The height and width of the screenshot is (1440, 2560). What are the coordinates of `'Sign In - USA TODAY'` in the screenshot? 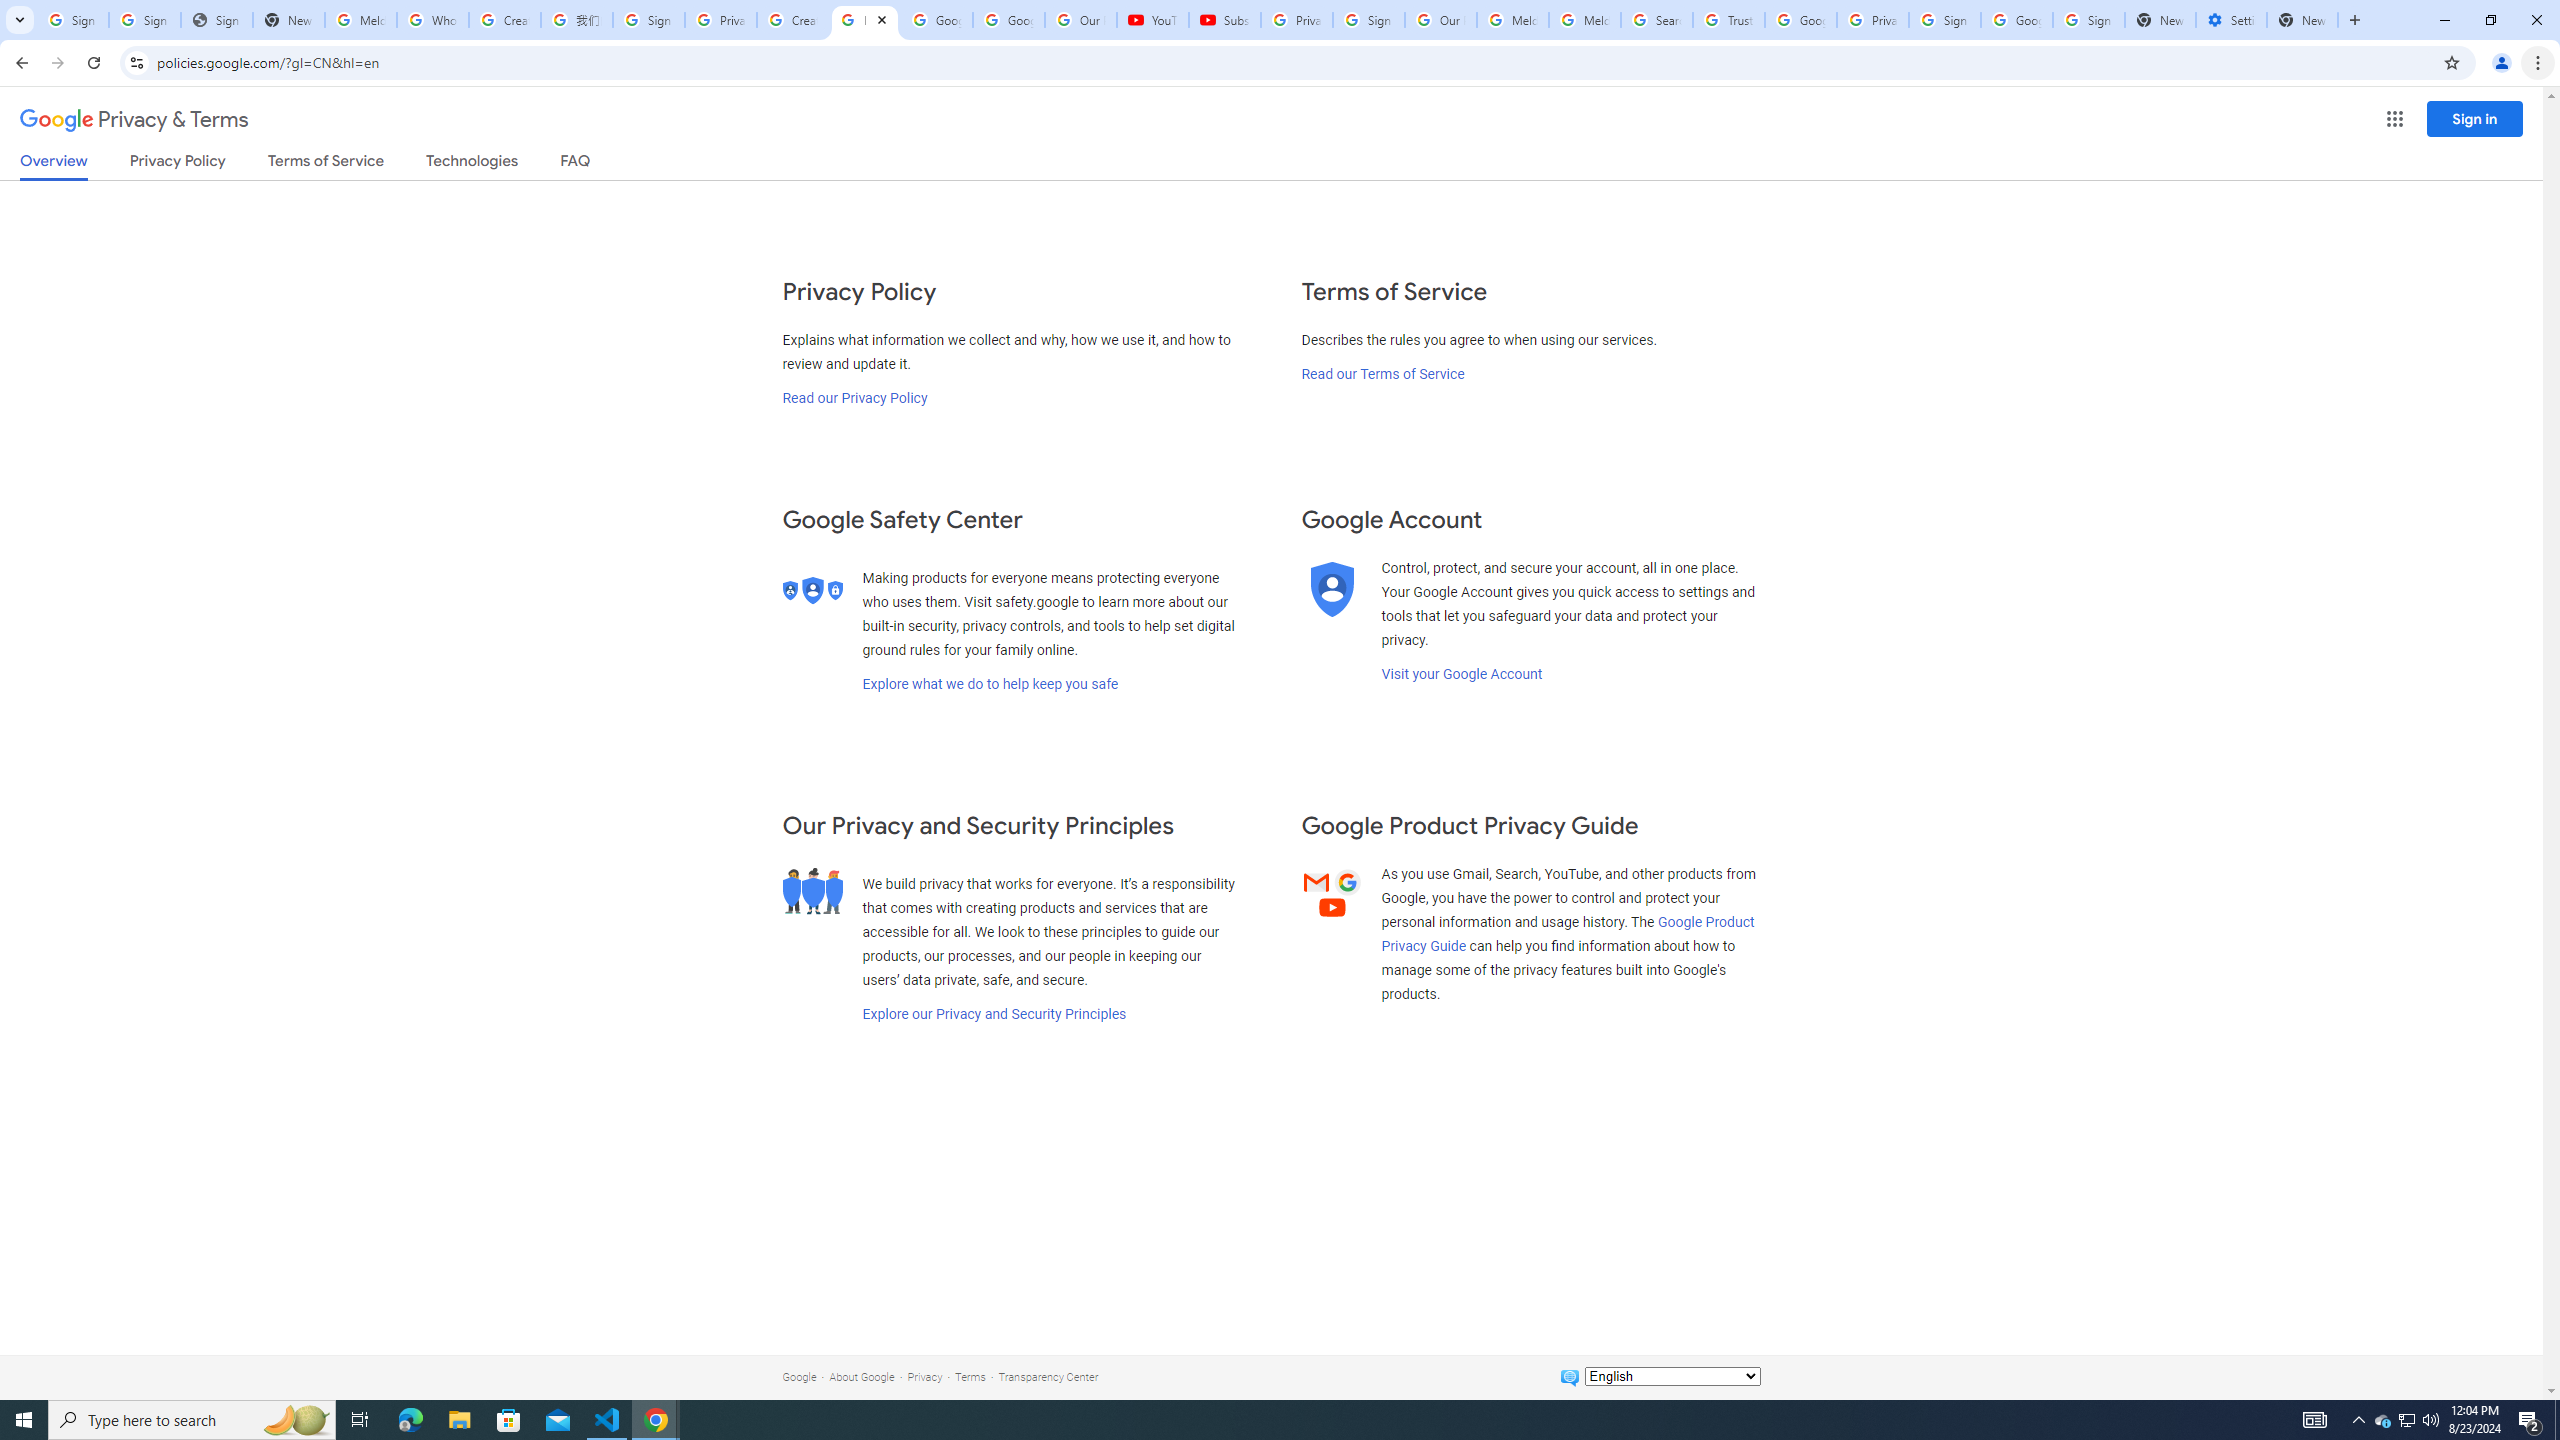 It's located at (216, 19).